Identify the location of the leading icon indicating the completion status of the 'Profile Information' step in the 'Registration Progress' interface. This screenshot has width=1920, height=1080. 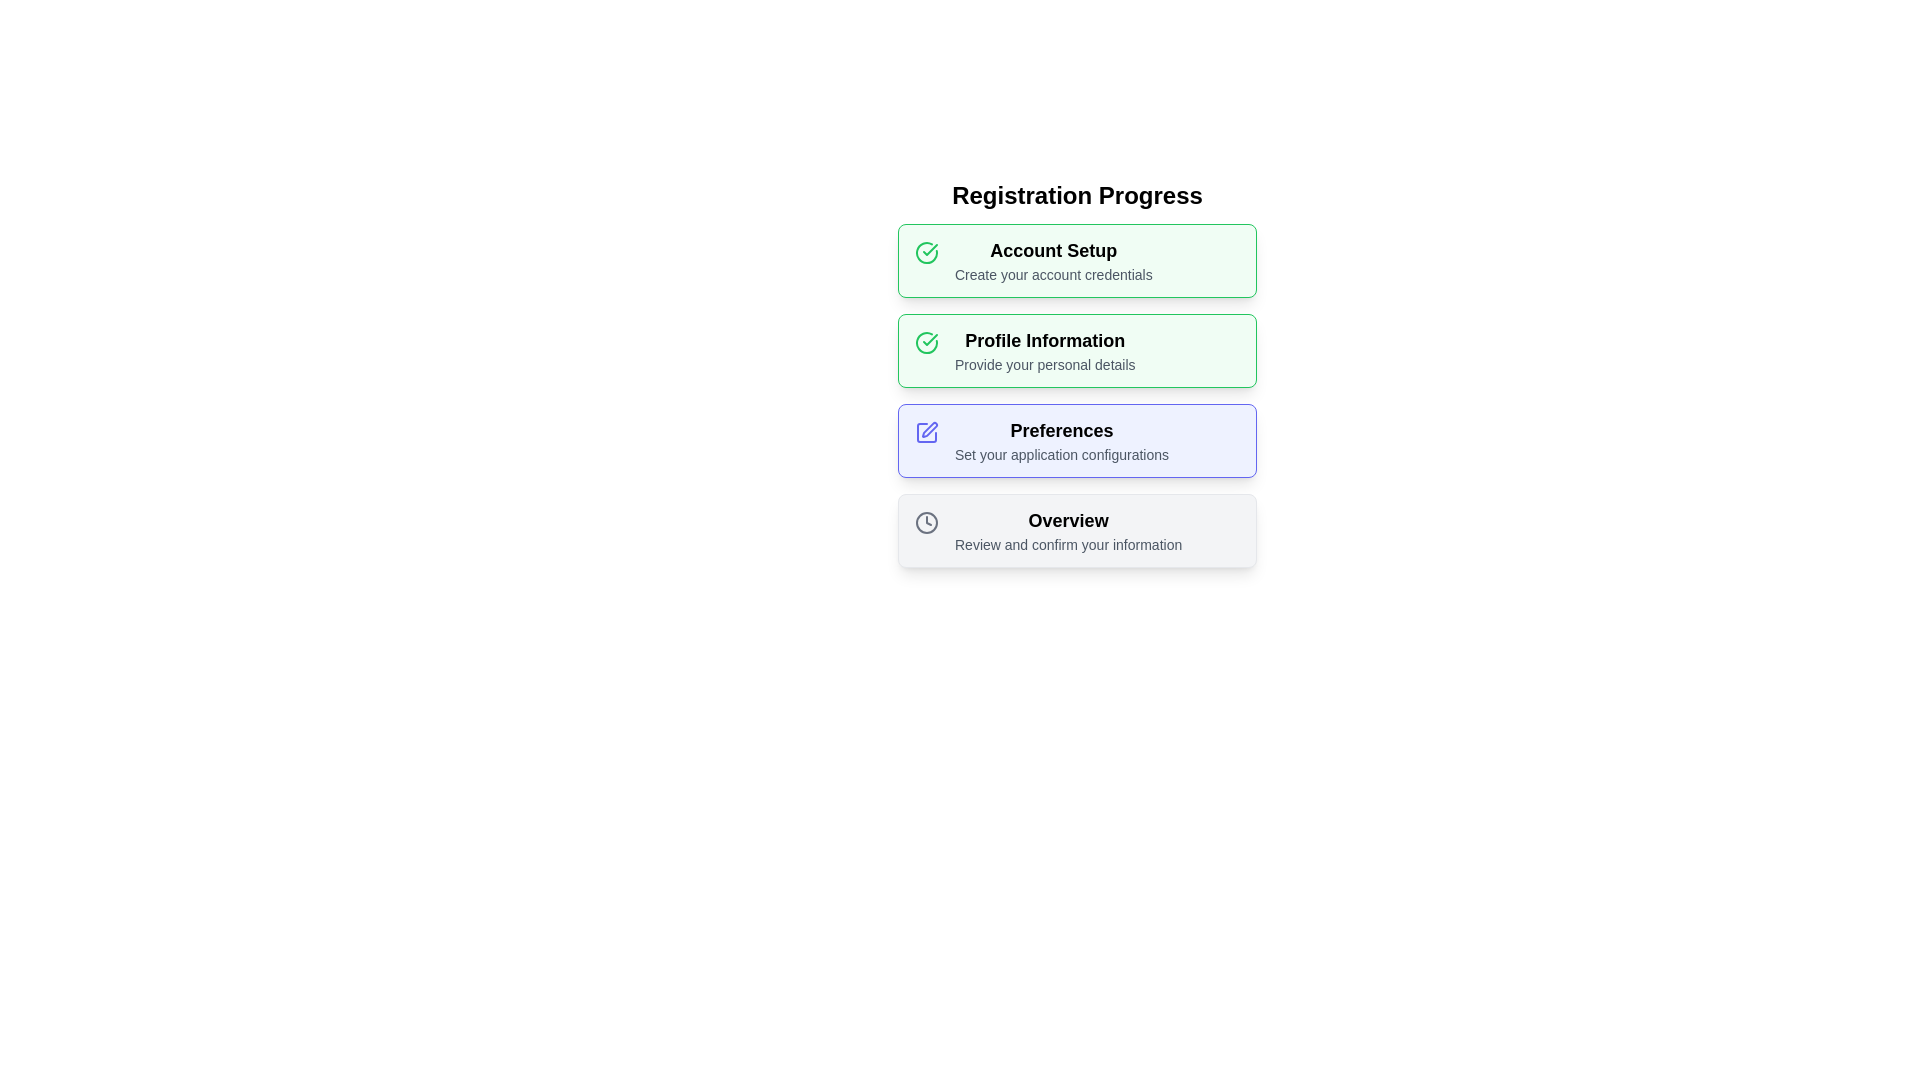
(925, 342).